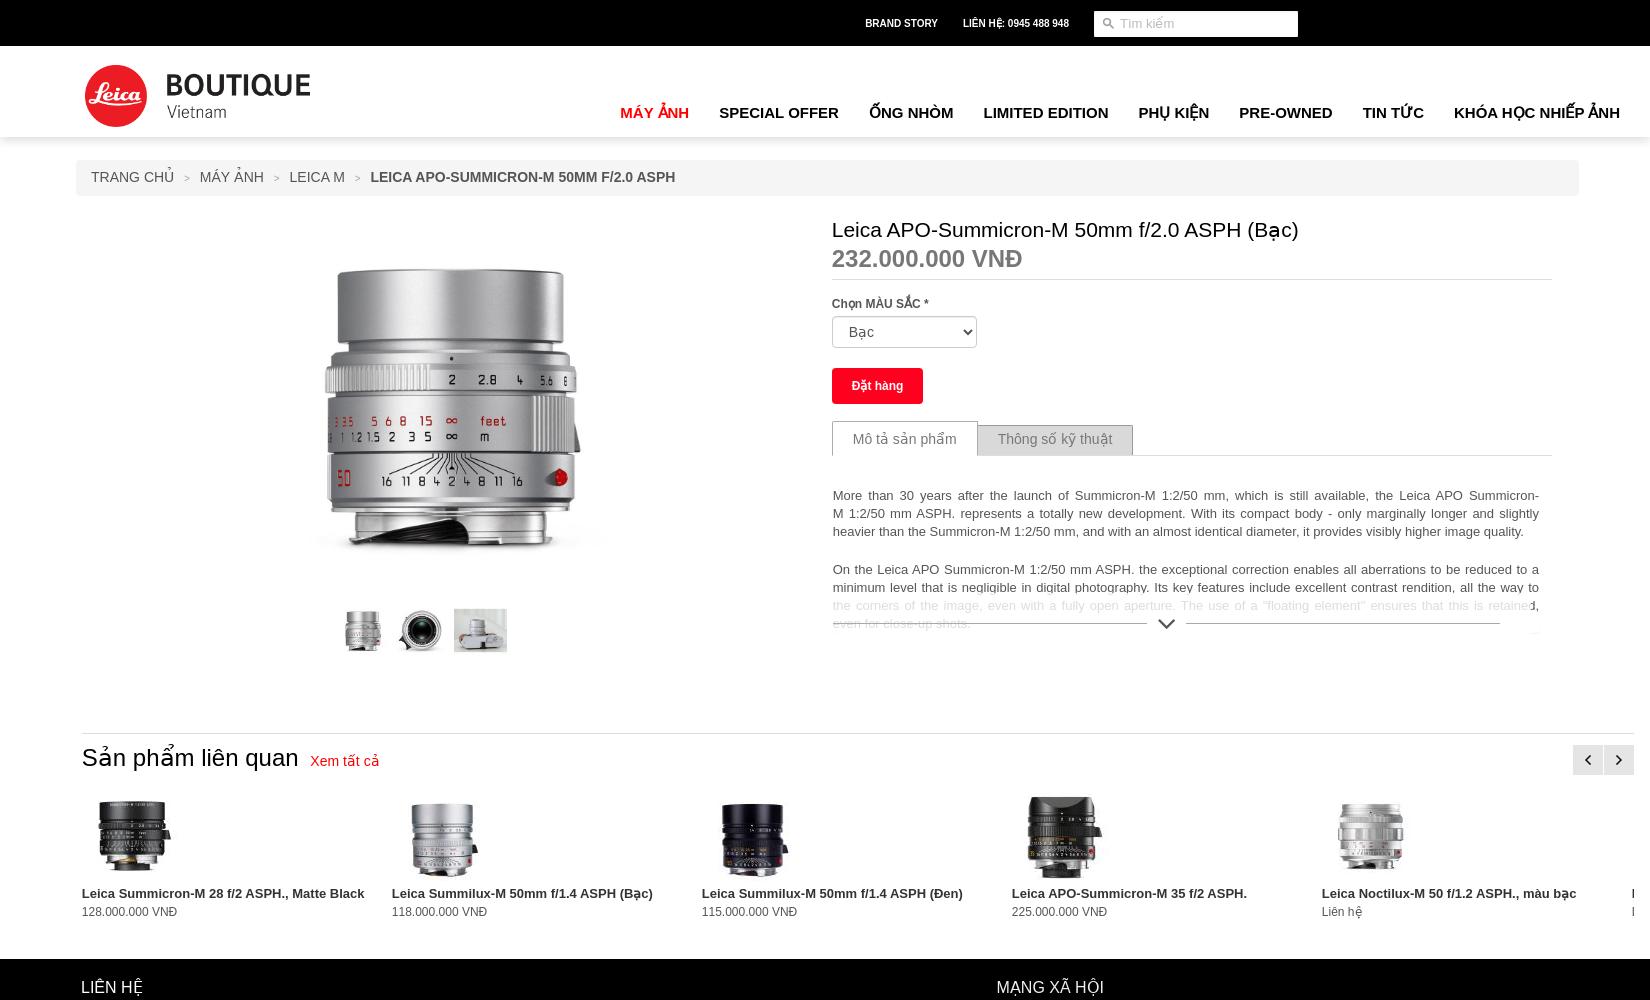 The image size is (1650, 1000). I want to click on 'Trang chủ', so click(91, 177).